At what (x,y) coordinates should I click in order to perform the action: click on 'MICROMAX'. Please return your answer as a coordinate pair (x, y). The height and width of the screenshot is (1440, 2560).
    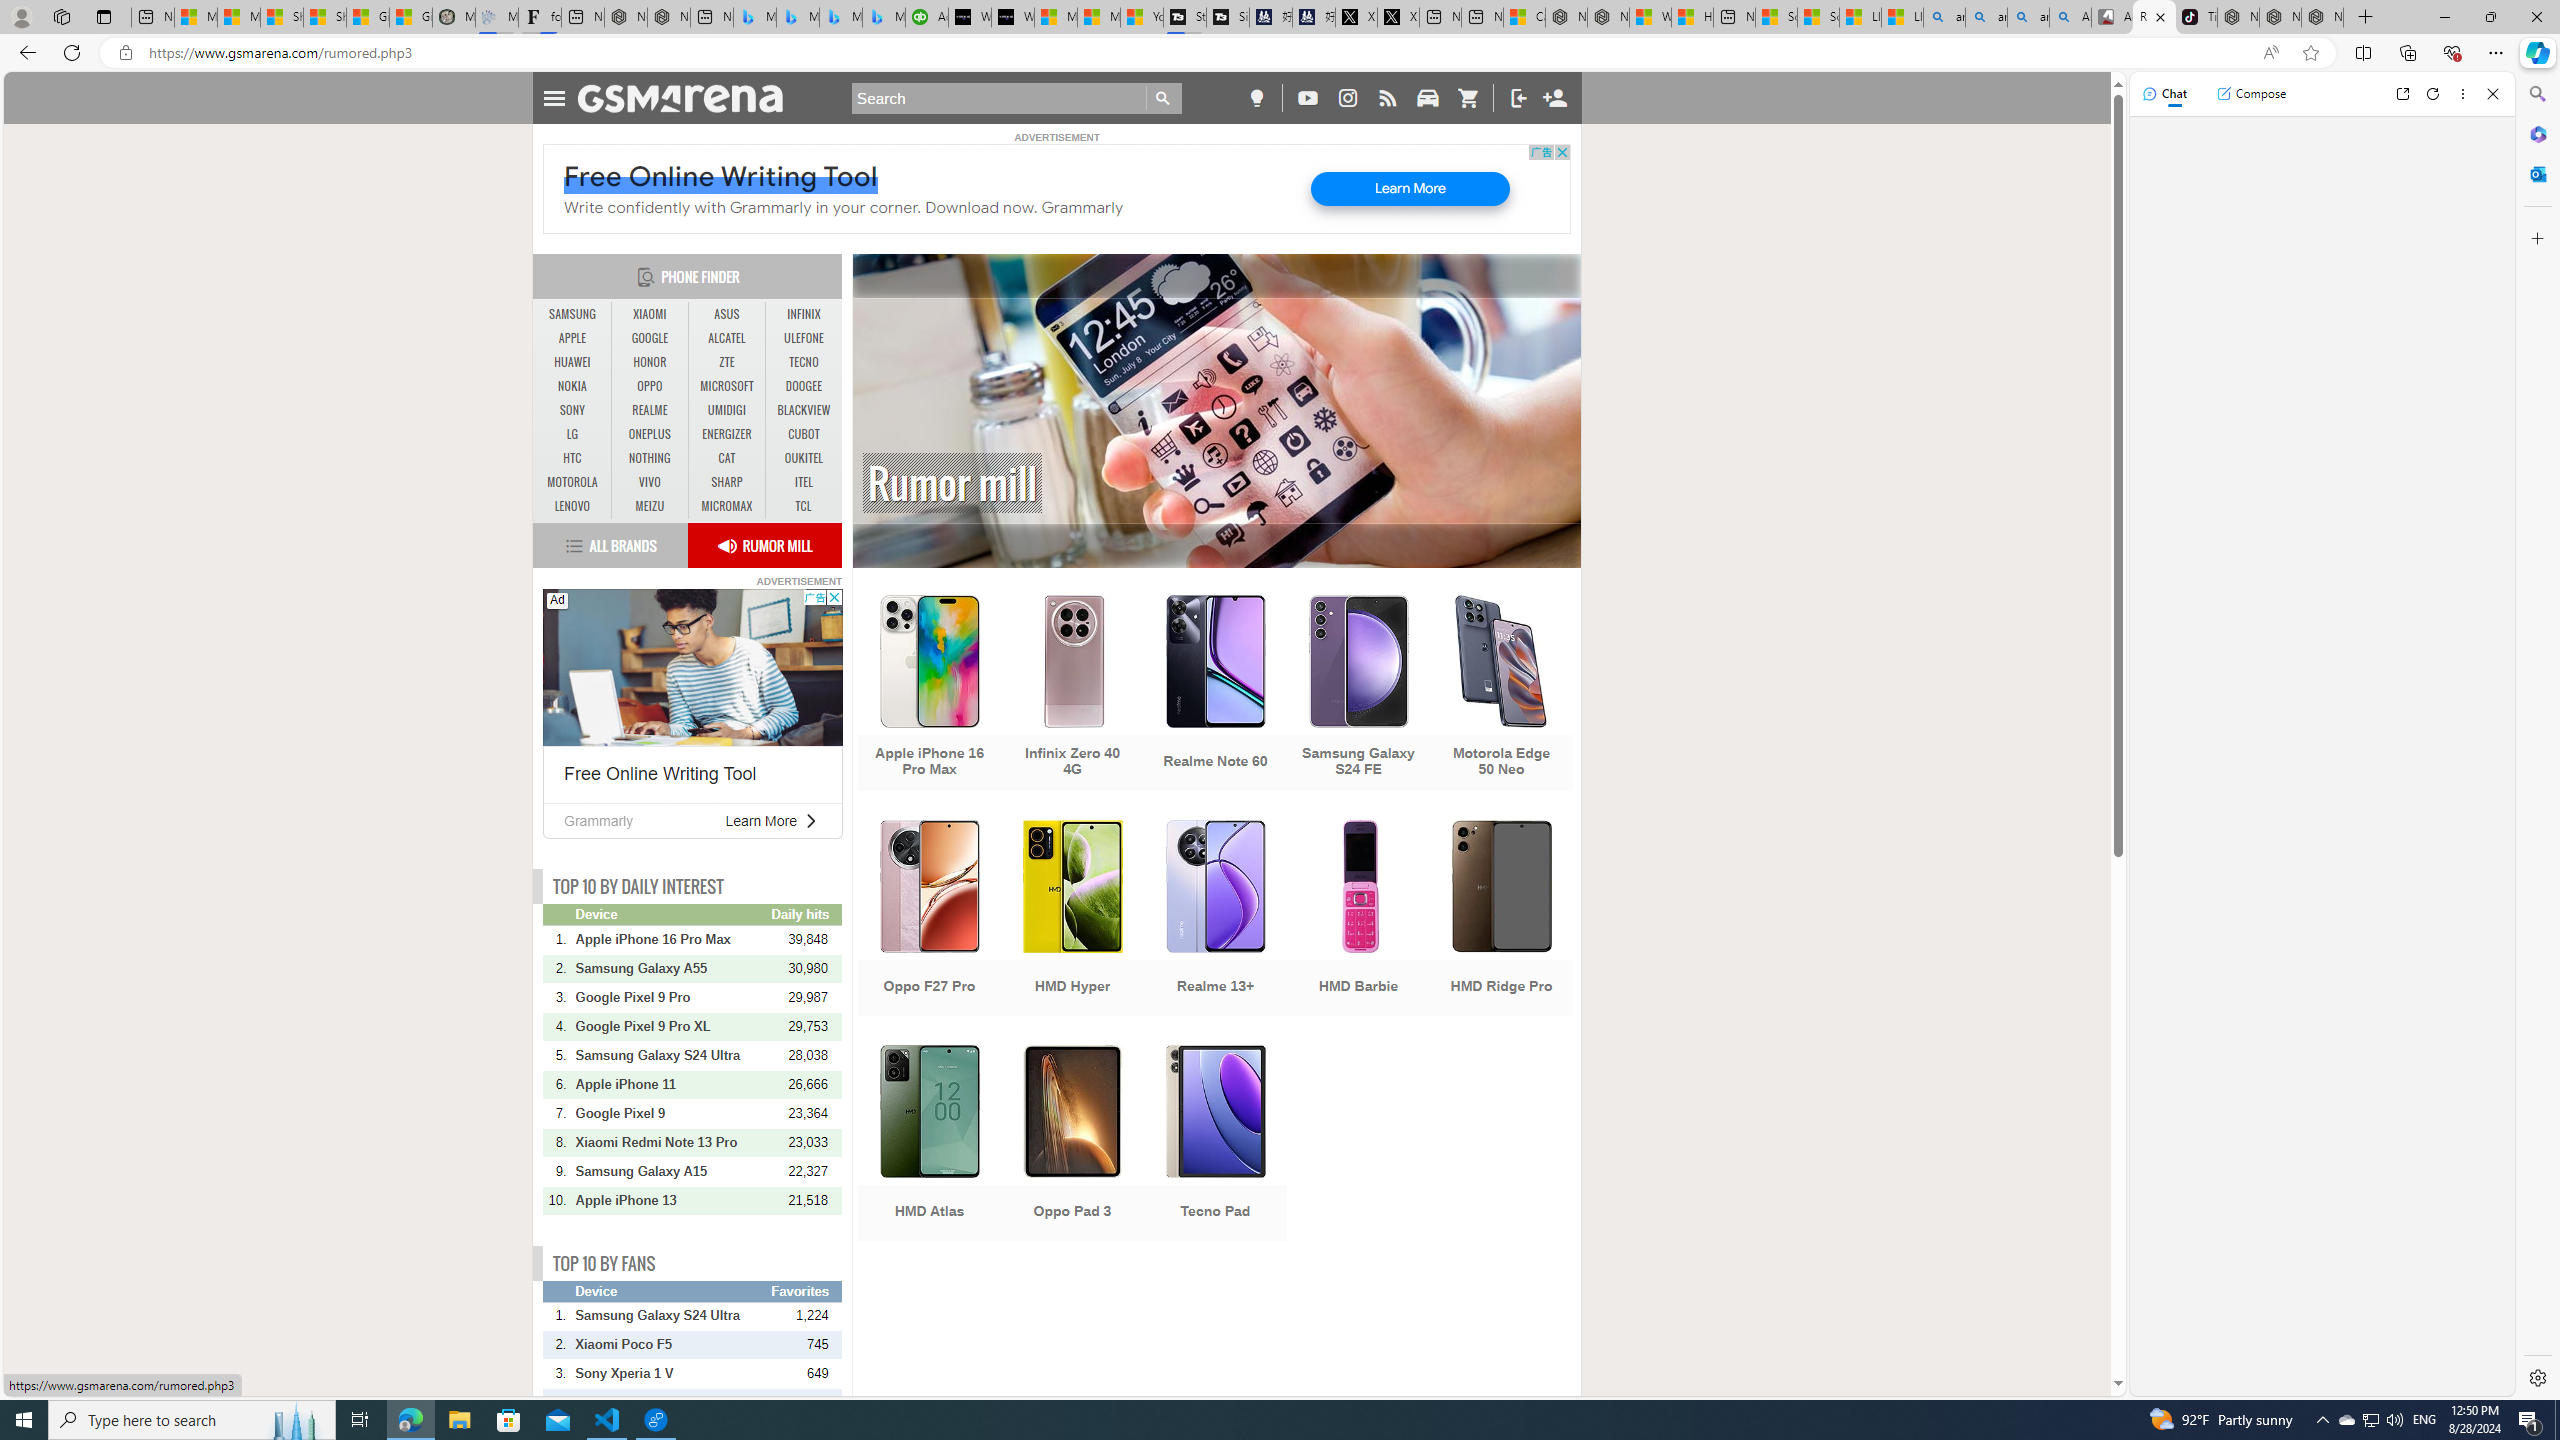
    Looking at the image, I should click on (726, 505).